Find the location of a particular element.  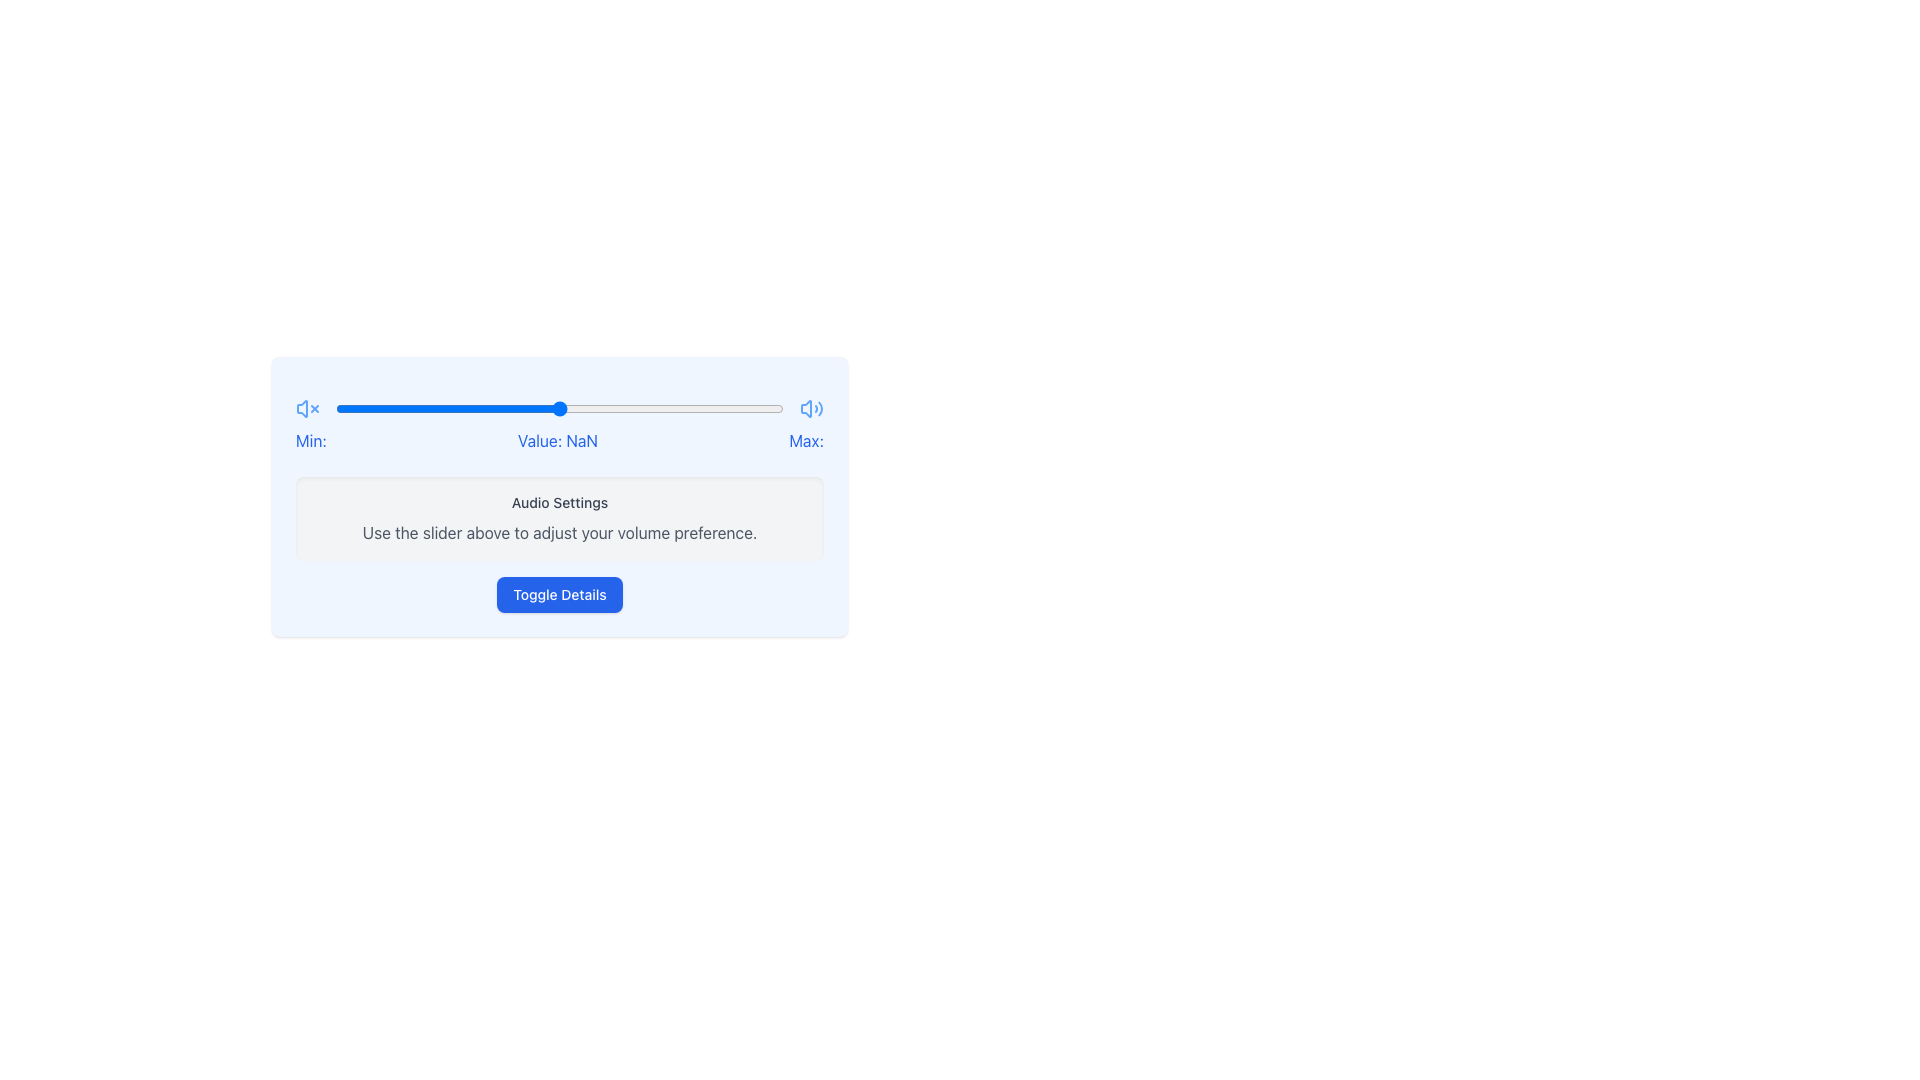

the text label displaying 'Value: NaN' which is positioned between 'Min:' and 'Max:' is located at coordinates (557, 439).